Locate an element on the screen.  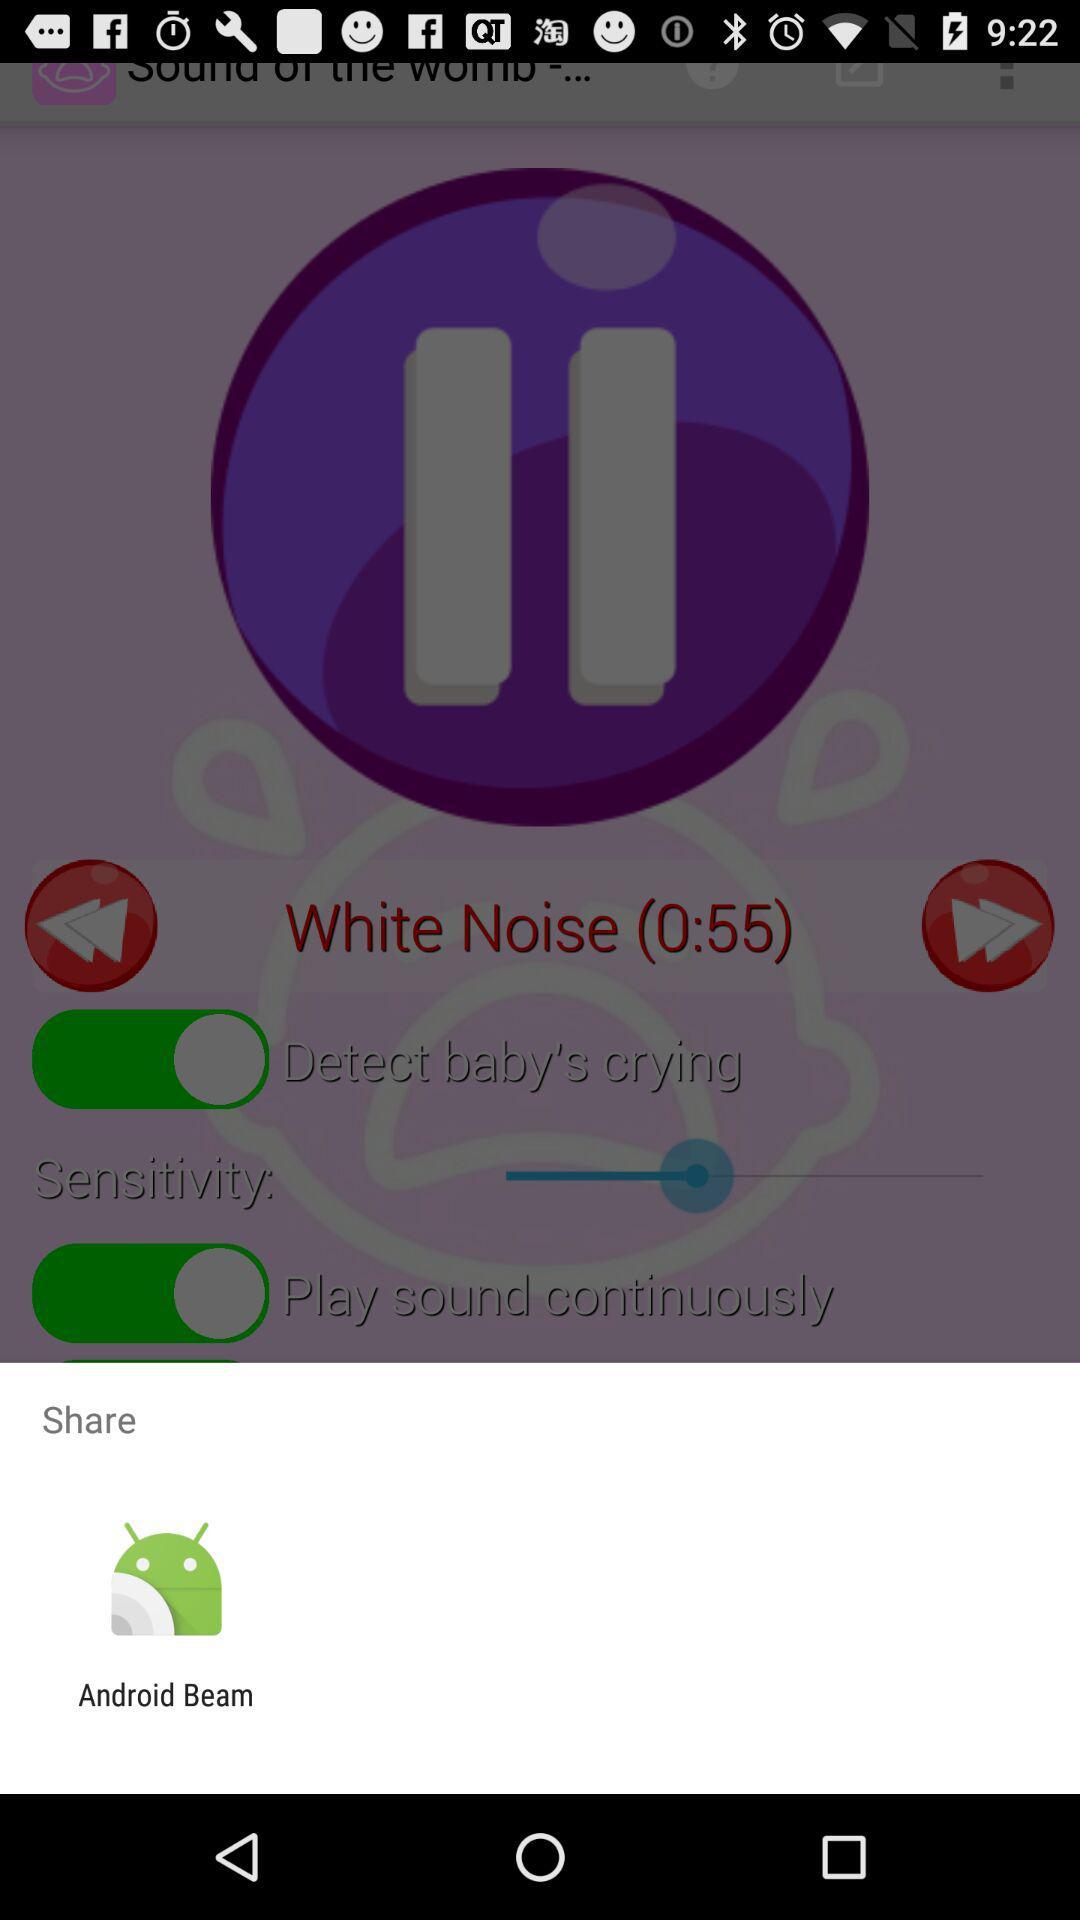
app above the android beam is located at coordinates (165, 1579).